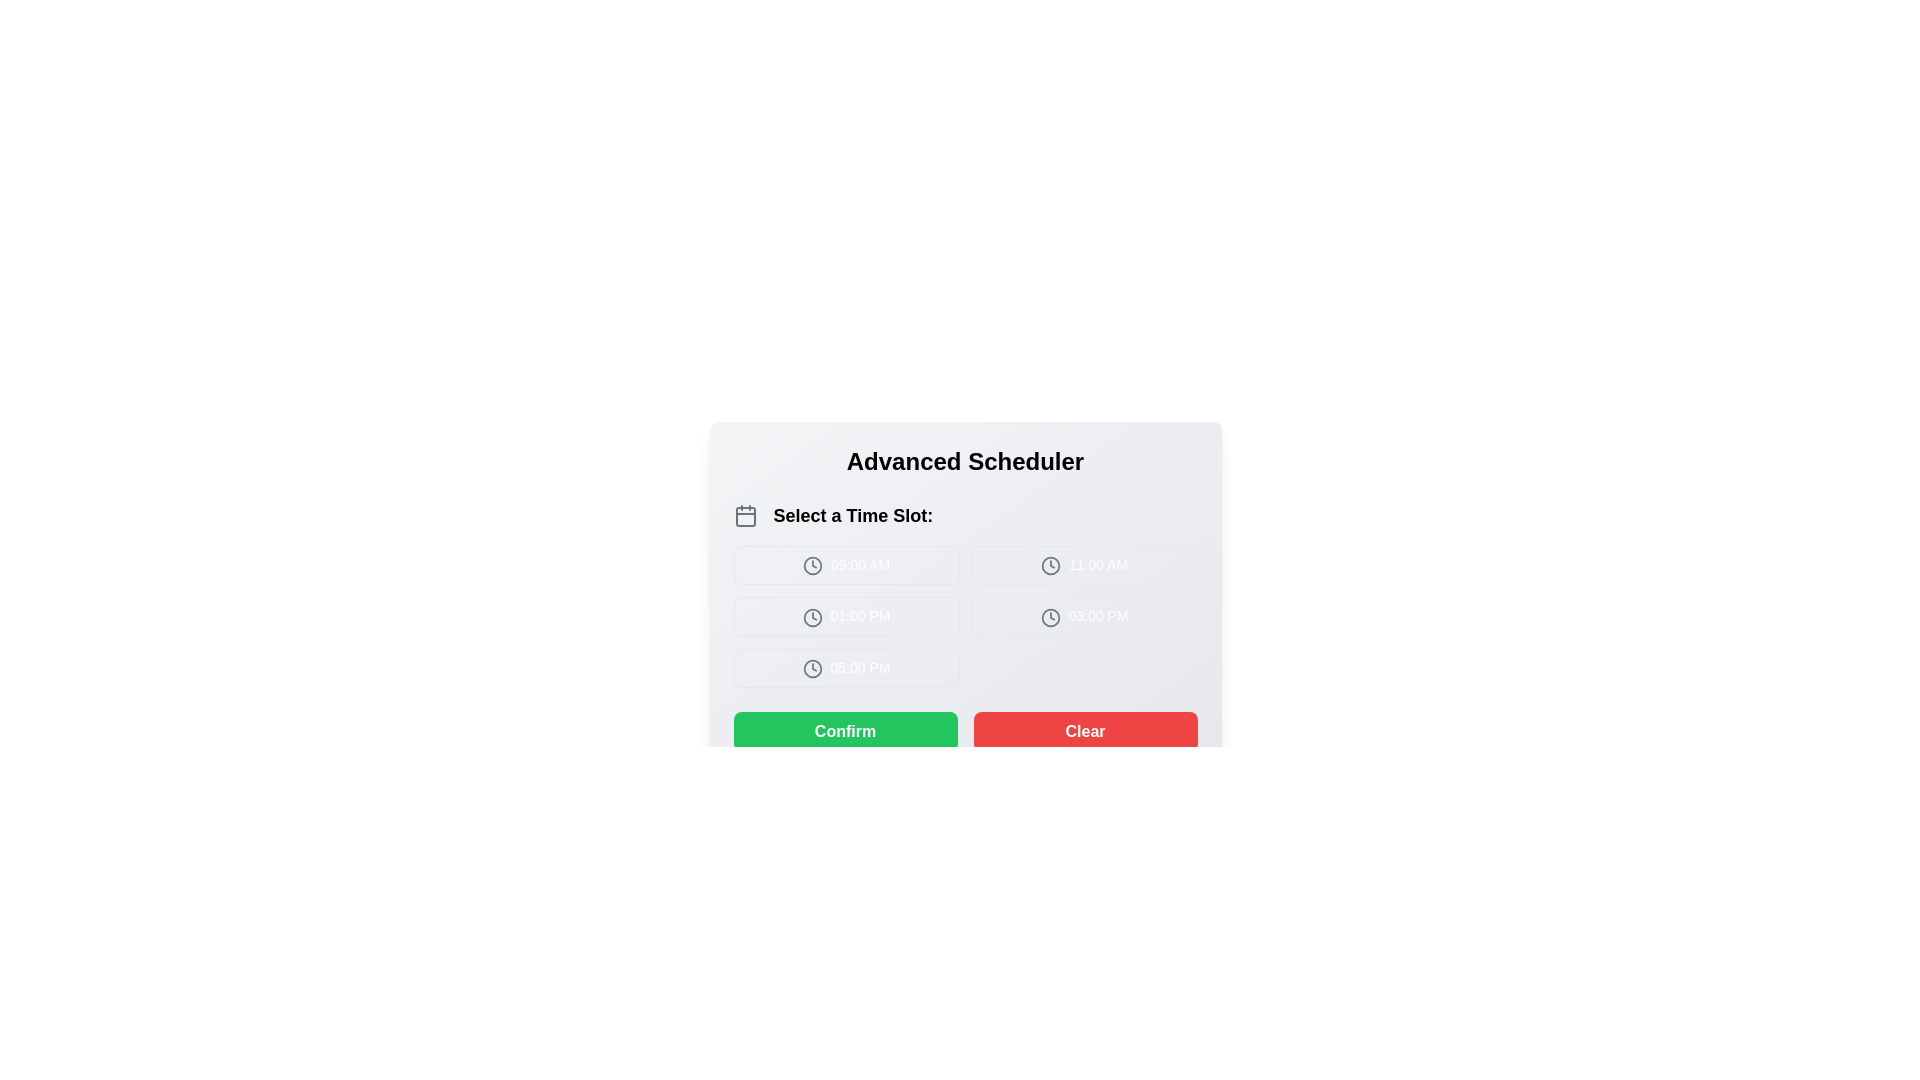 This screenshot has height=1080, width=1920. What do you see at coordinates (744, 515) in the screenshot?
I see `the minimalist gray outlined calendar icon indicating date selection, located to the left of the 'Select a Time Slot:' text` at bounding box center [744, 515].